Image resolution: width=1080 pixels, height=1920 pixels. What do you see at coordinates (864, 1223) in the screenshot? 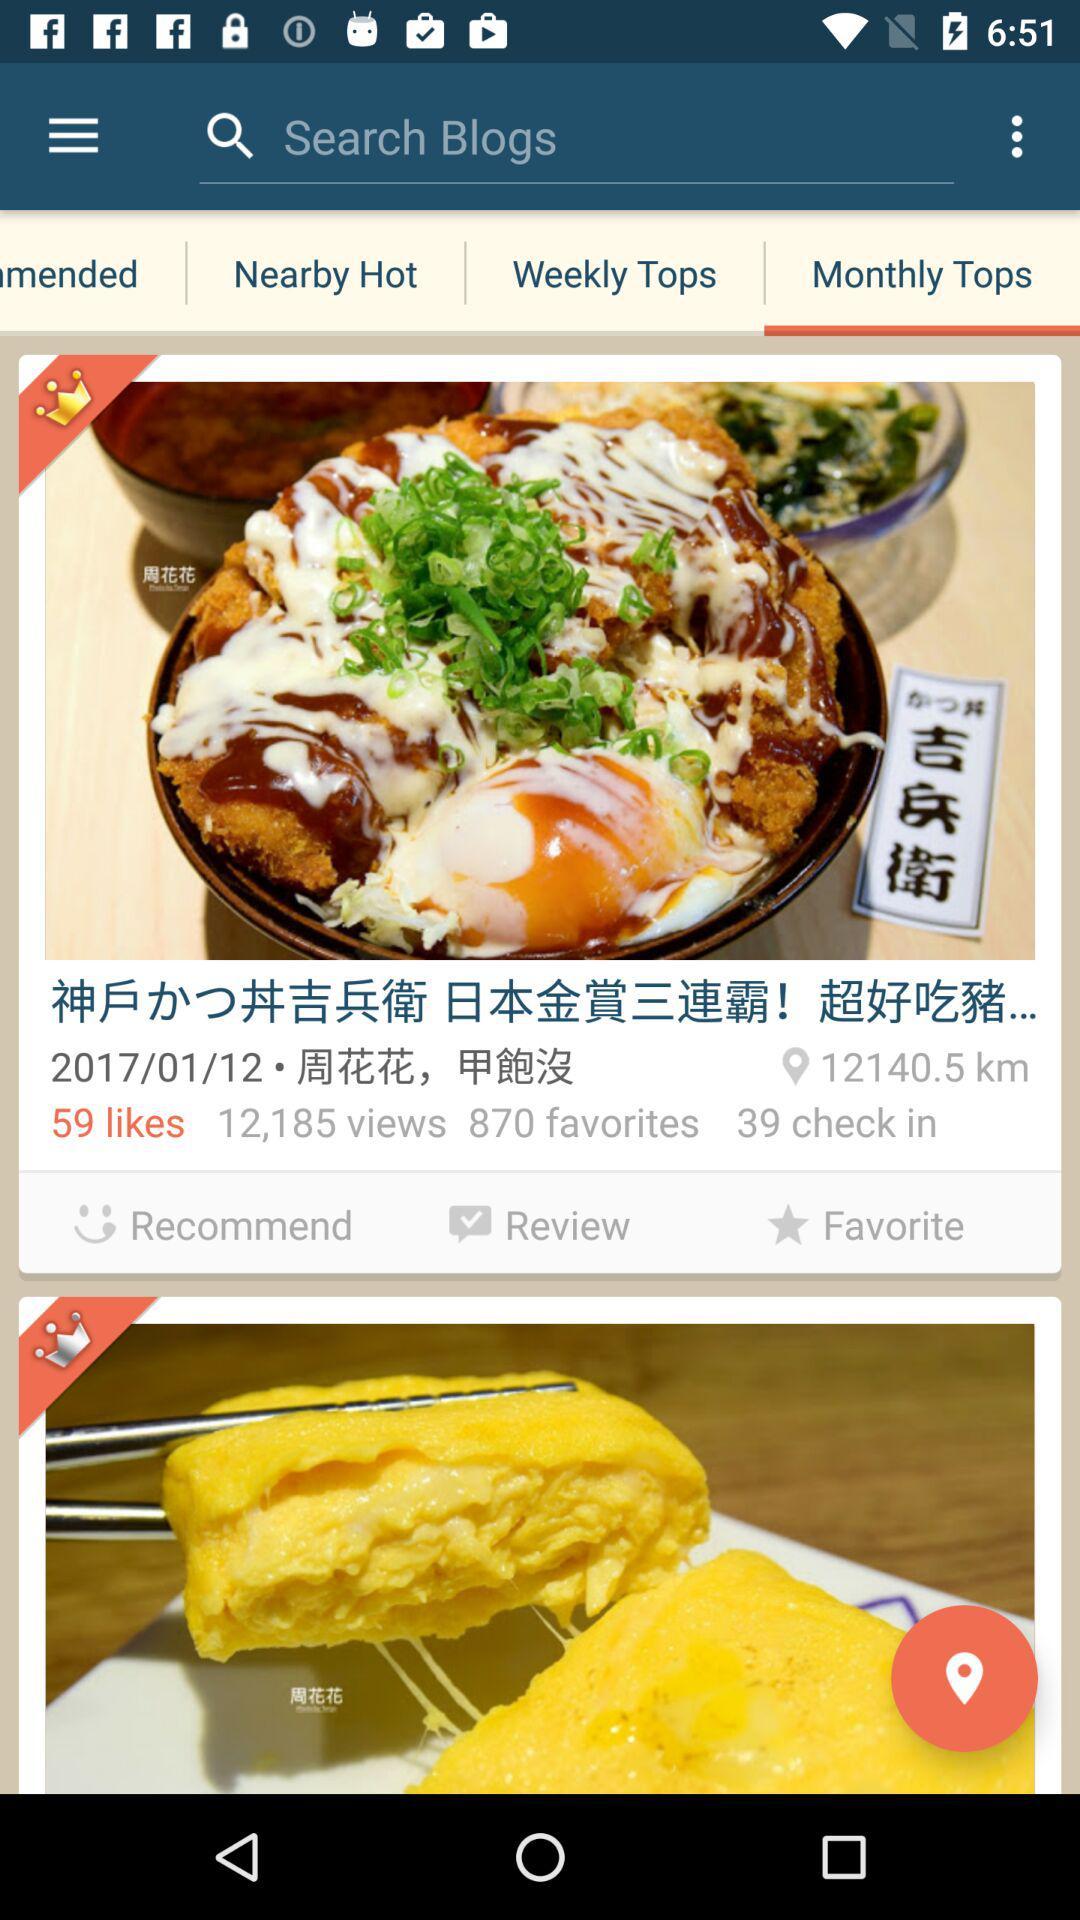
I see `the favorite icon` at bounding box center [864, 1223].